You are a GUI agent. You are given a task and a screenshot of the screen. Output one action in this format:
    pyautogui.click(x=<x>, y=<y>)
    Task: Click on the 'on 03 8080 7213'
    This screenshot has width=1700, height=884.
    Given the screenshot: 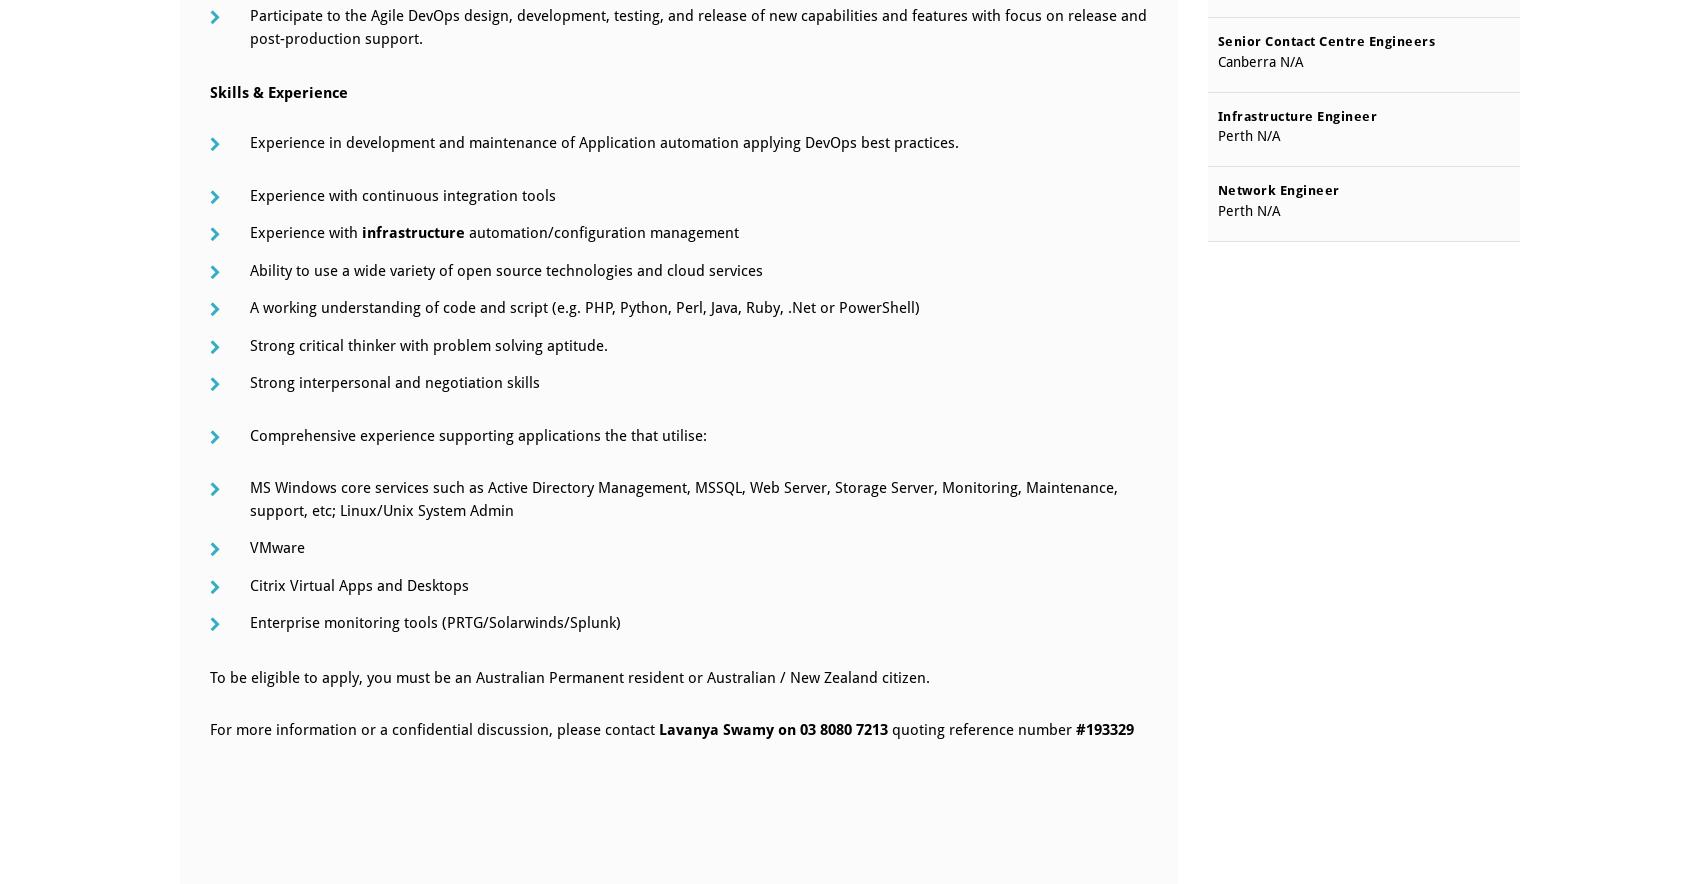 What is the action you would take?
    pyautogui.click(x=832, y=728)
    